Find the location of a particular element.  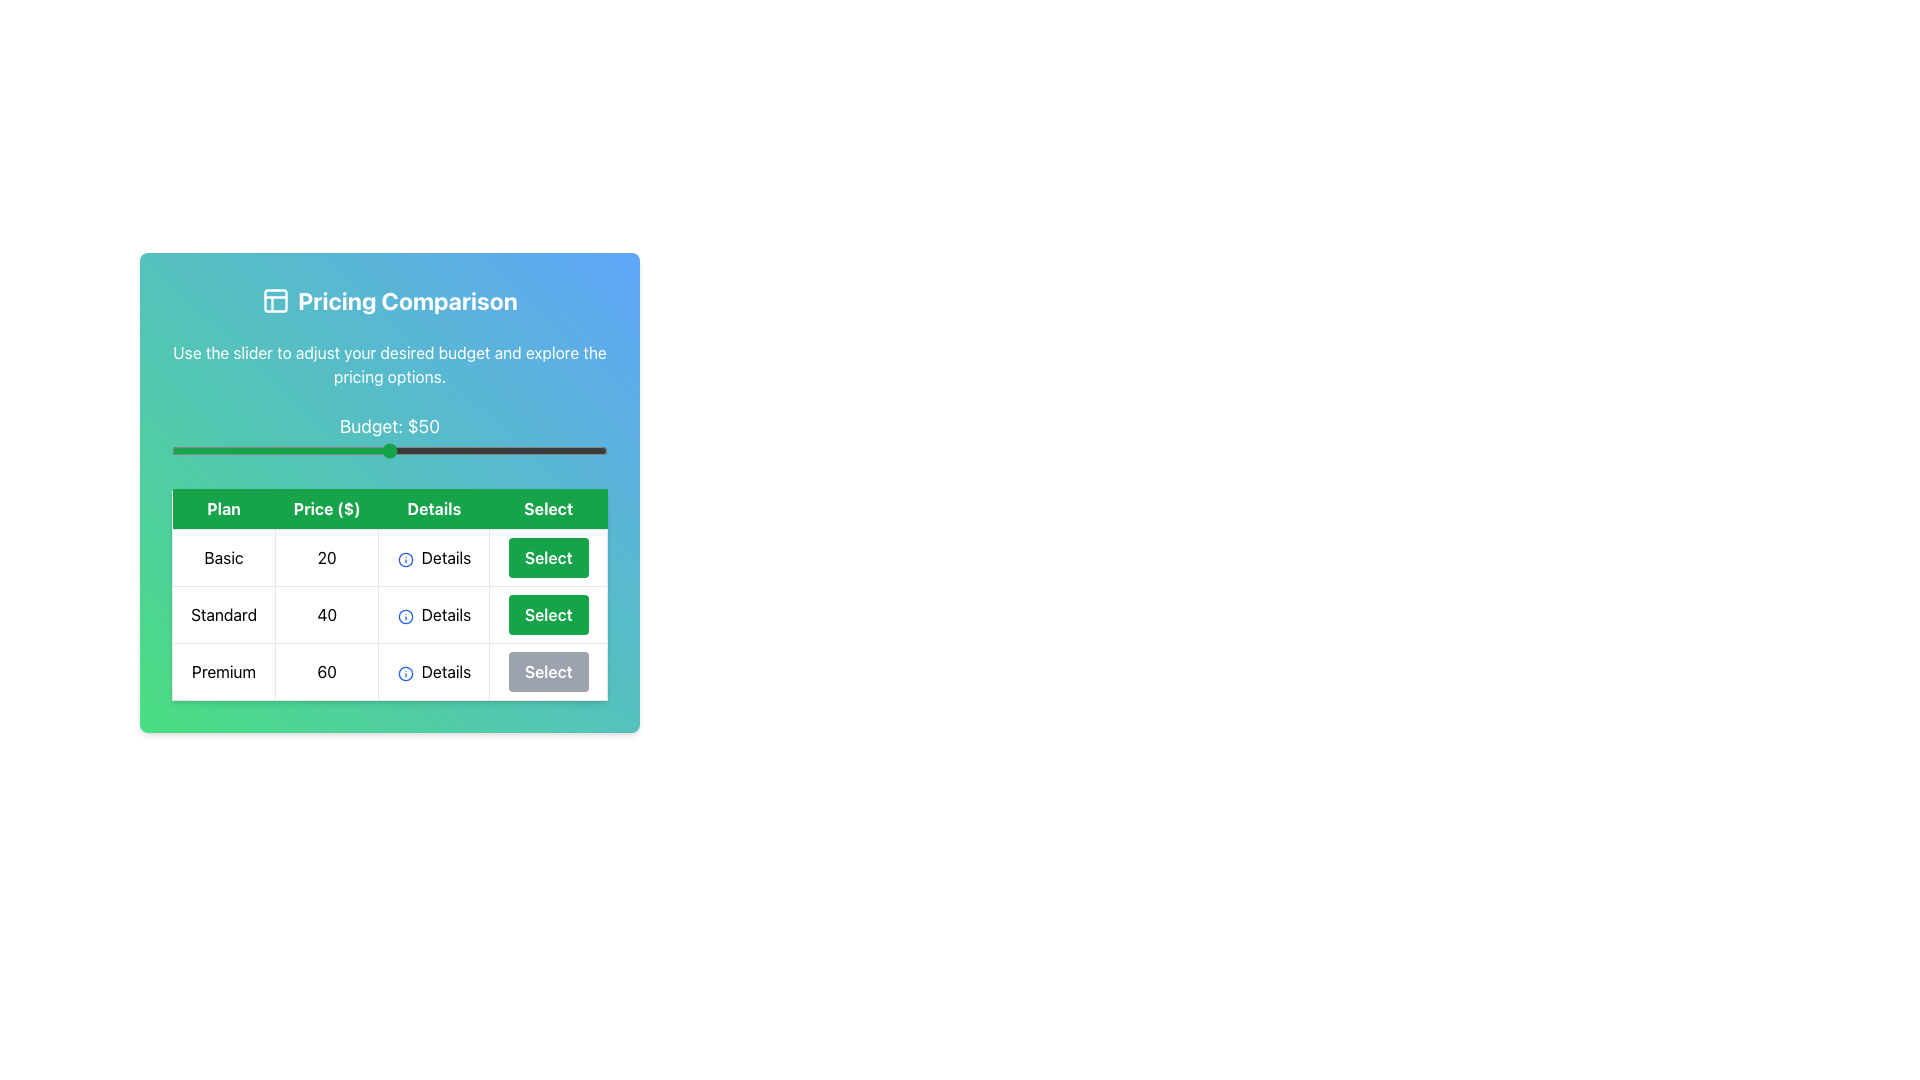

the budget is located at coordinates (297, 451).